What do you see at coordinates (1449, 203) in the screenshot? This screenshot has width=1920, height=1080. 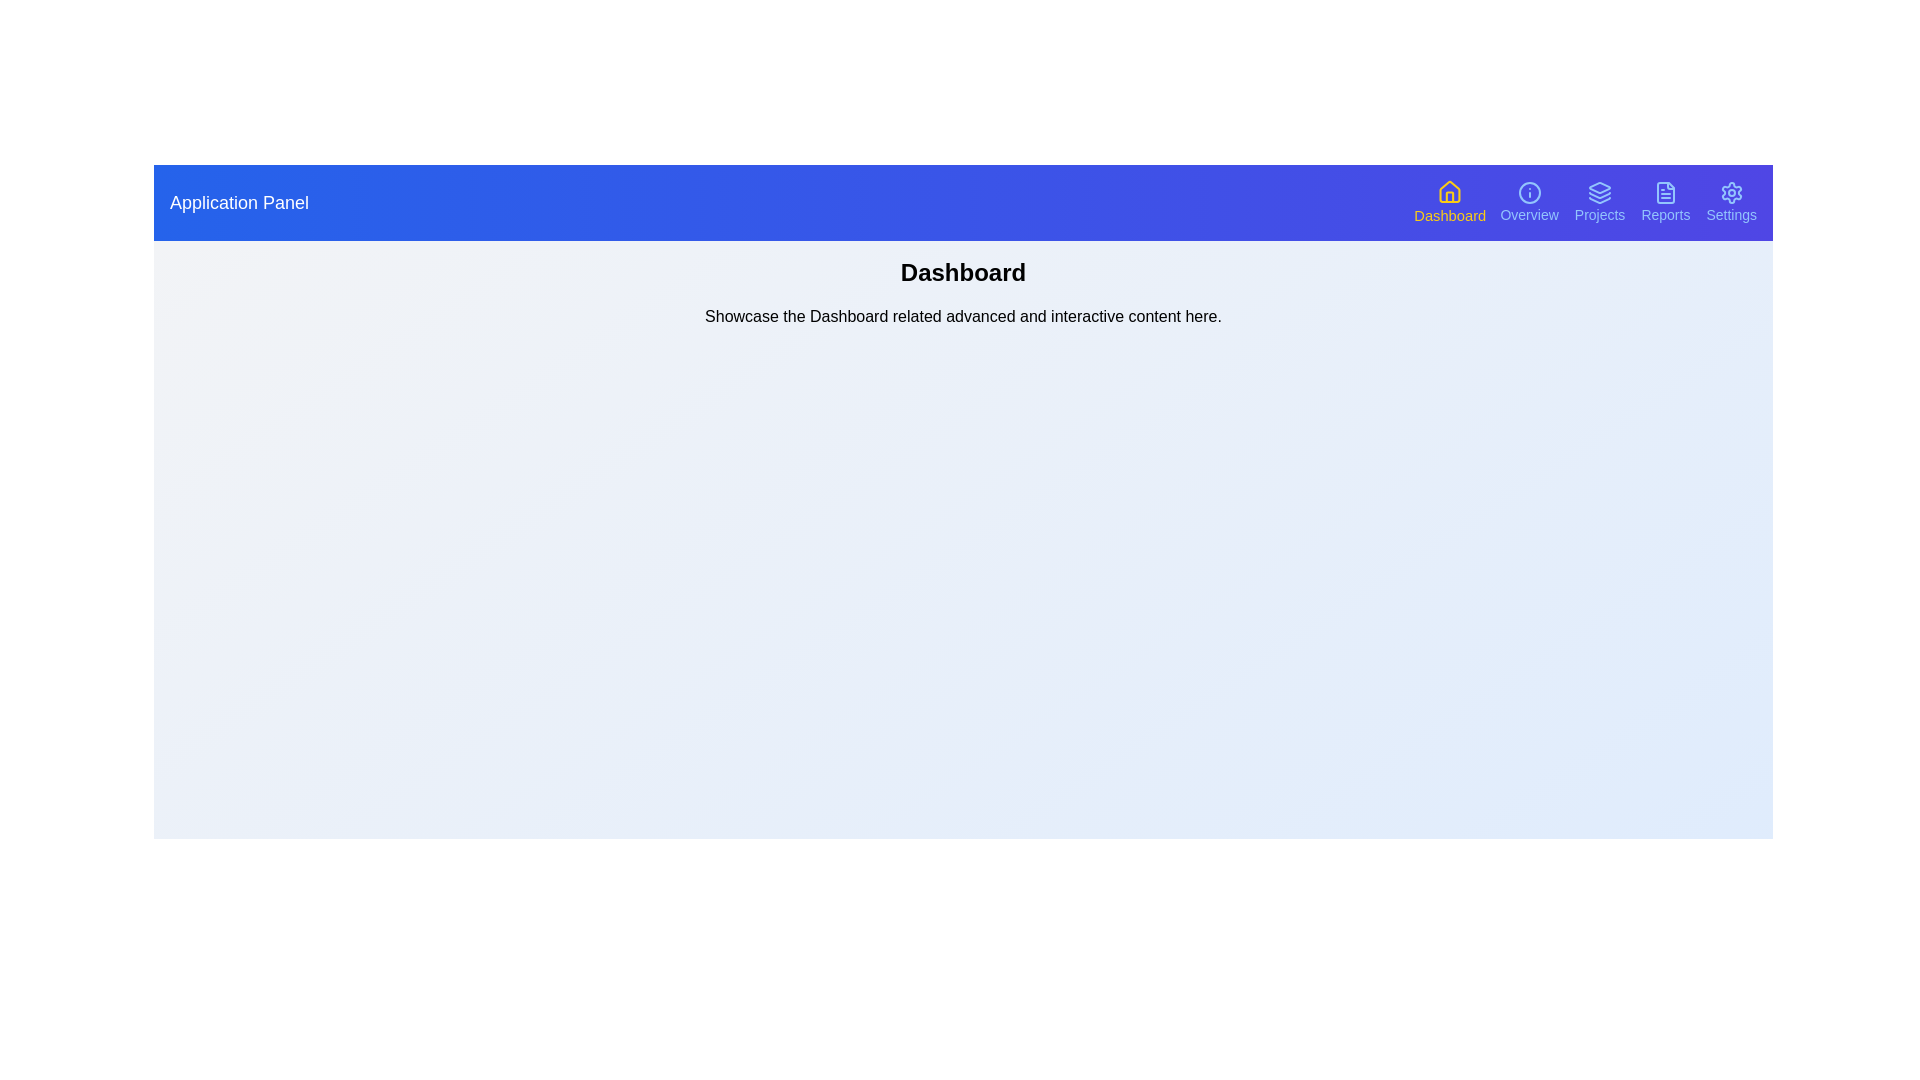 I see `the Dashboard section by clicking its corresponding navigation button` at bounding box center [1449, 203].